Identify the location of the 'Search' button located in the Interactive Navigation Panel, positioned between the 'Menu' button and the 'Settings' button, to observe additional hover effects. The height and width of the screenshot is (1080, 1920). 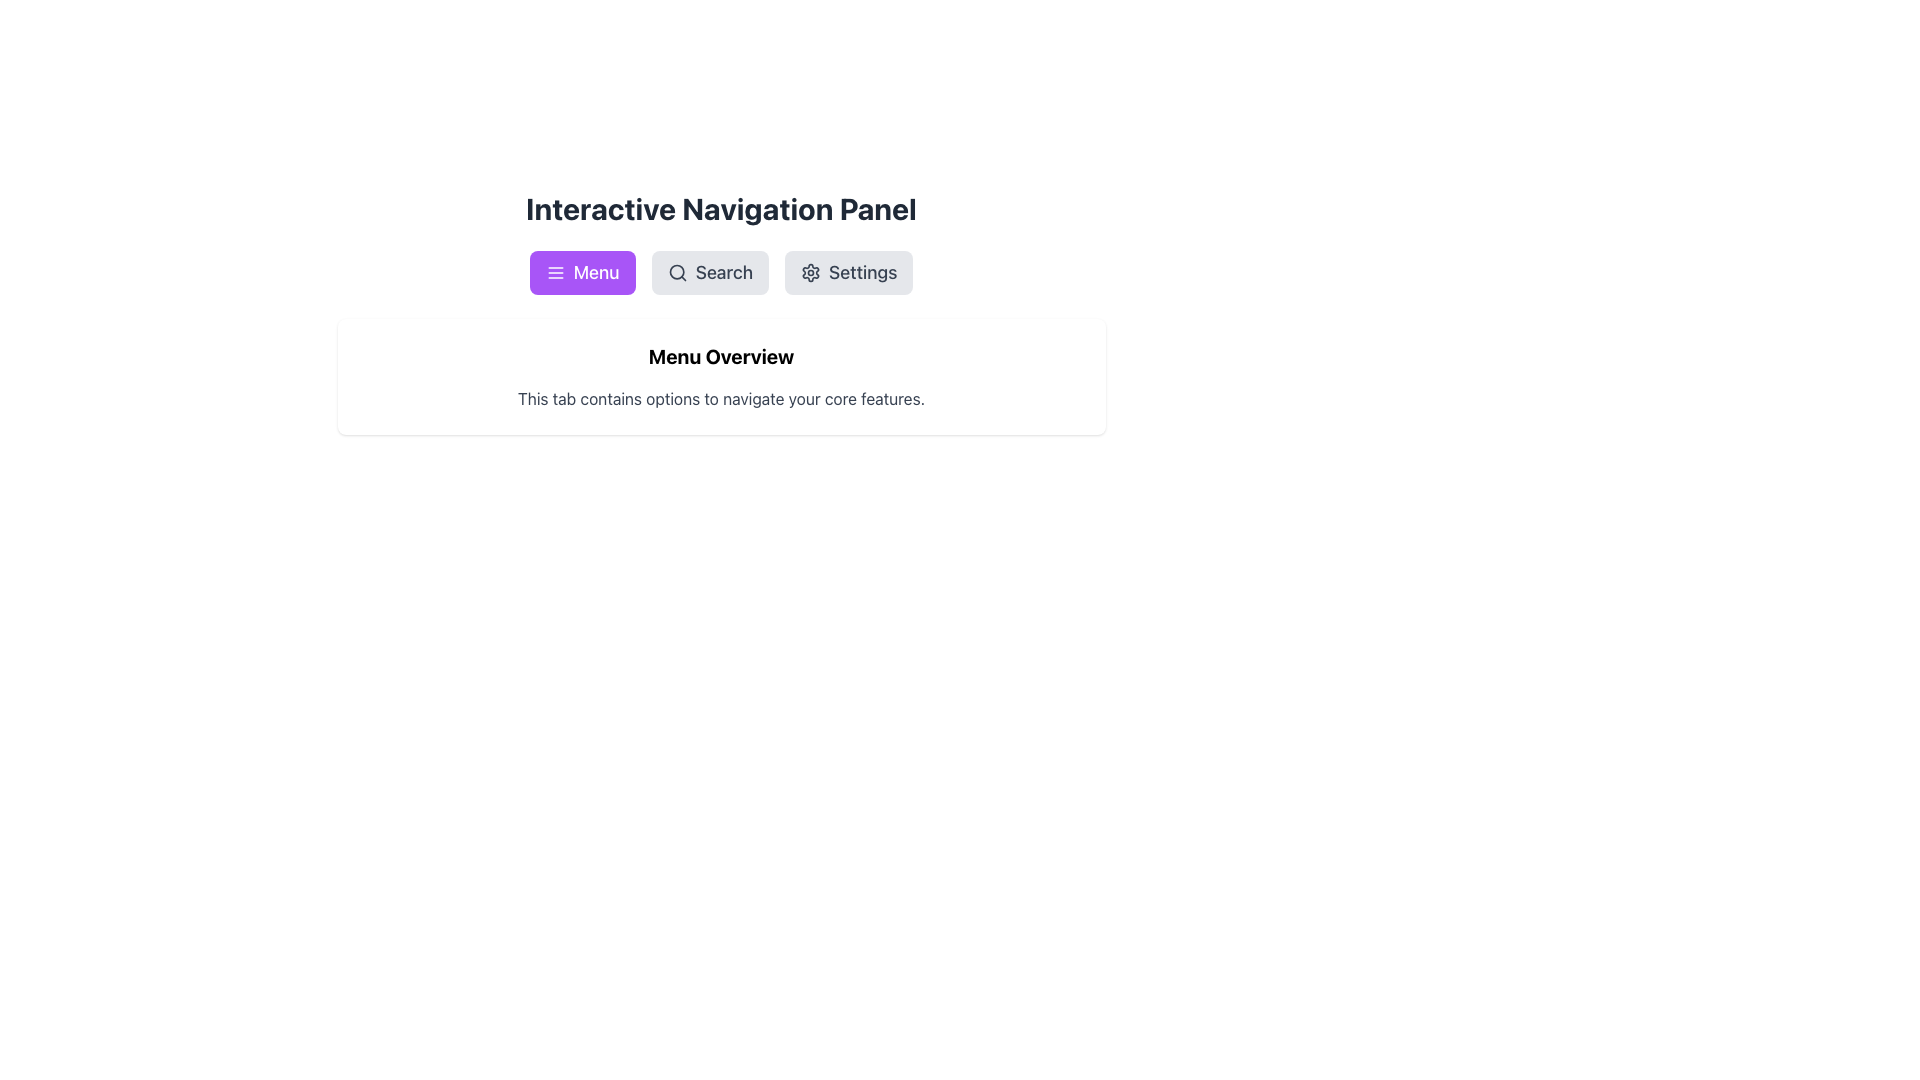
(710, 273).